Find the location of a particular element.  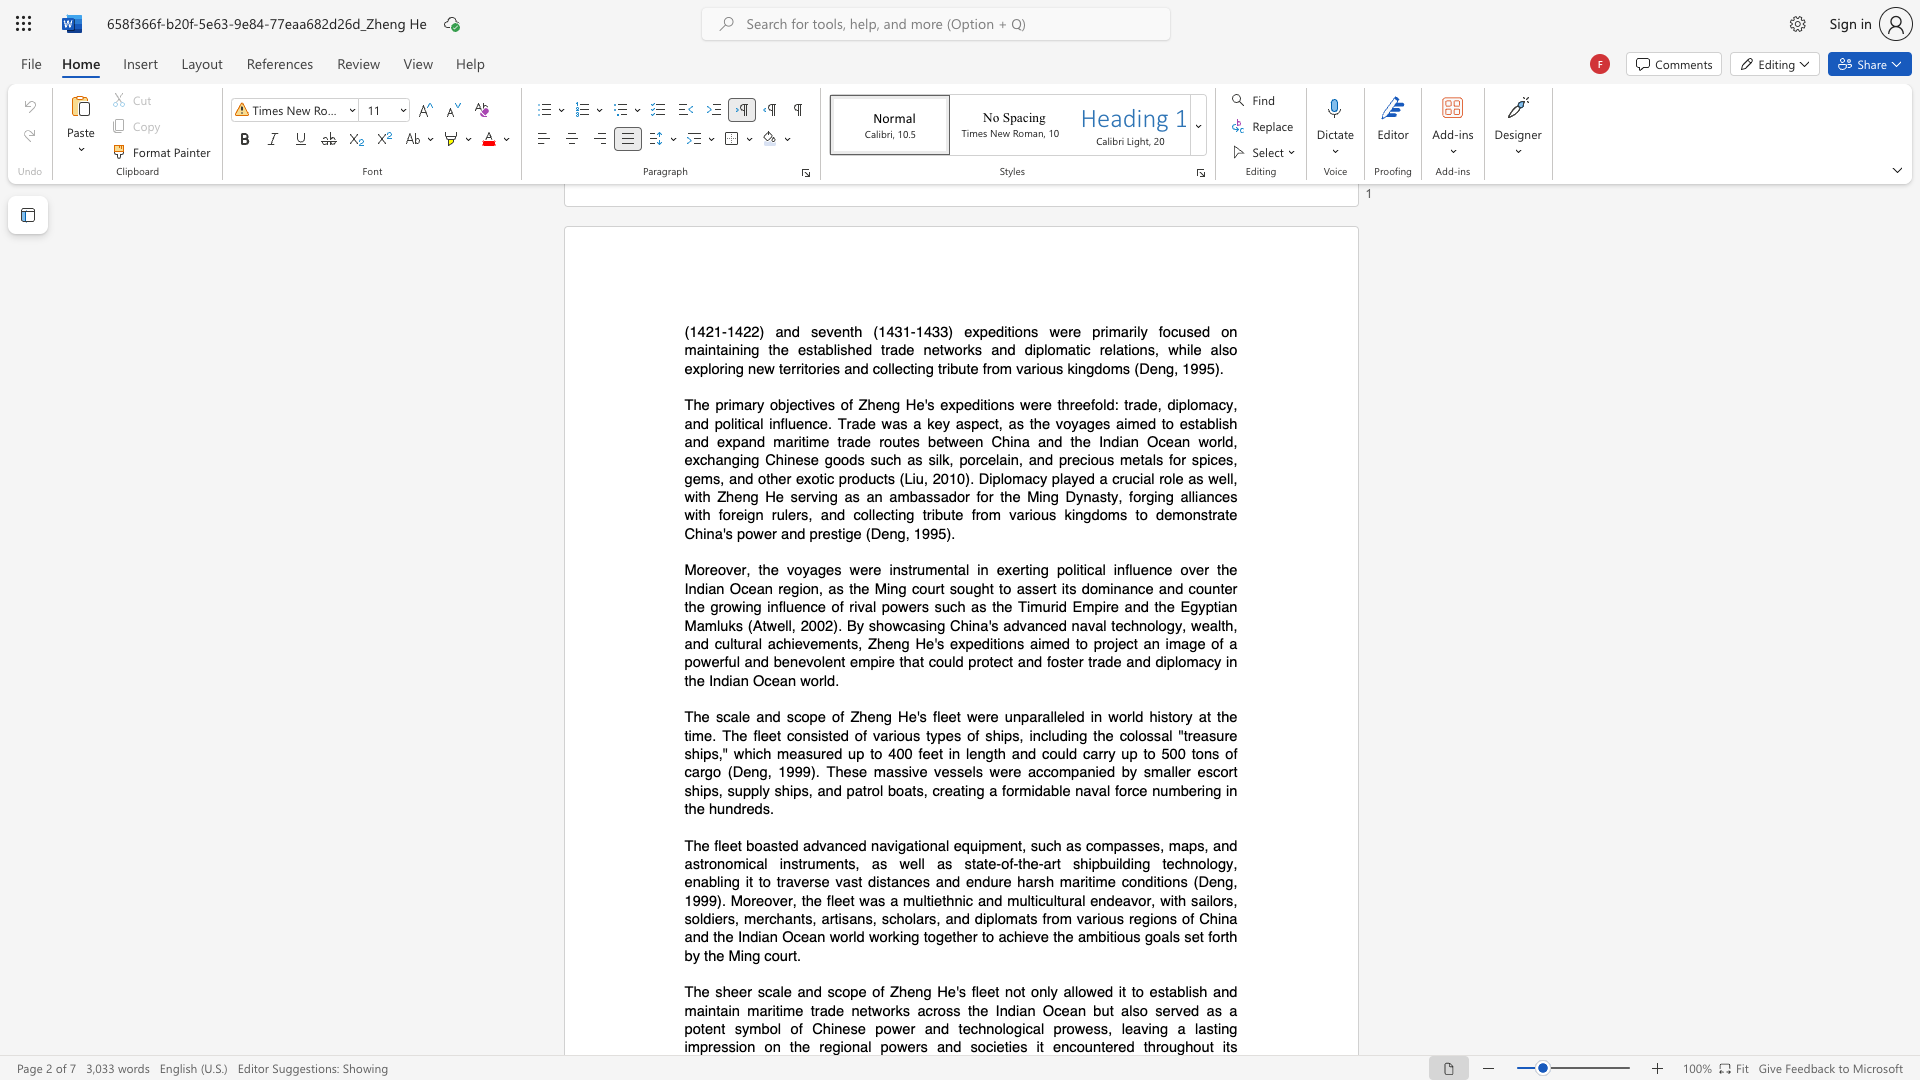

the space between the continuous character "s" and "i" in the text is located at coordinates (733, 1046).